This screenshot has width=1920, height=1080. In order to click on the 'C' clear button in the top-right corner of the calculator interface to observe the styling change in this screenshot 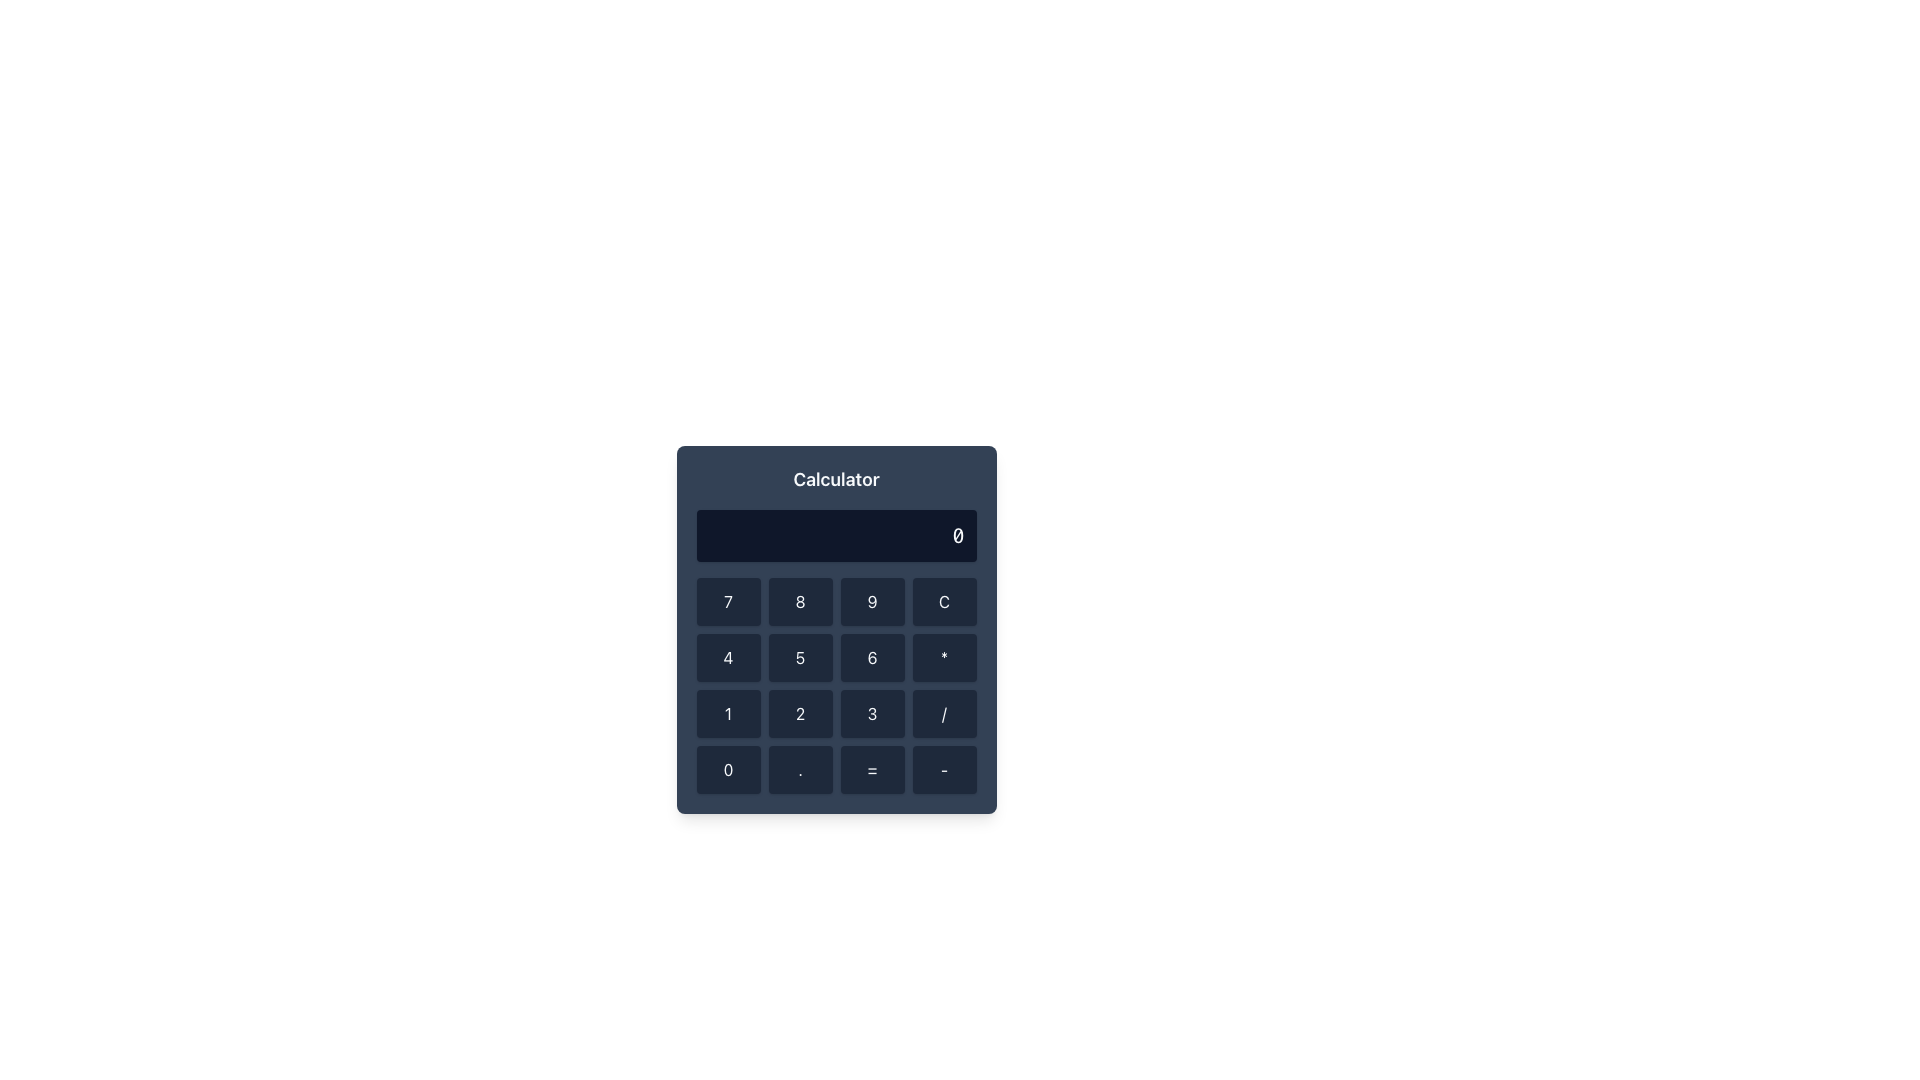, I will do `click(943, 600)`.